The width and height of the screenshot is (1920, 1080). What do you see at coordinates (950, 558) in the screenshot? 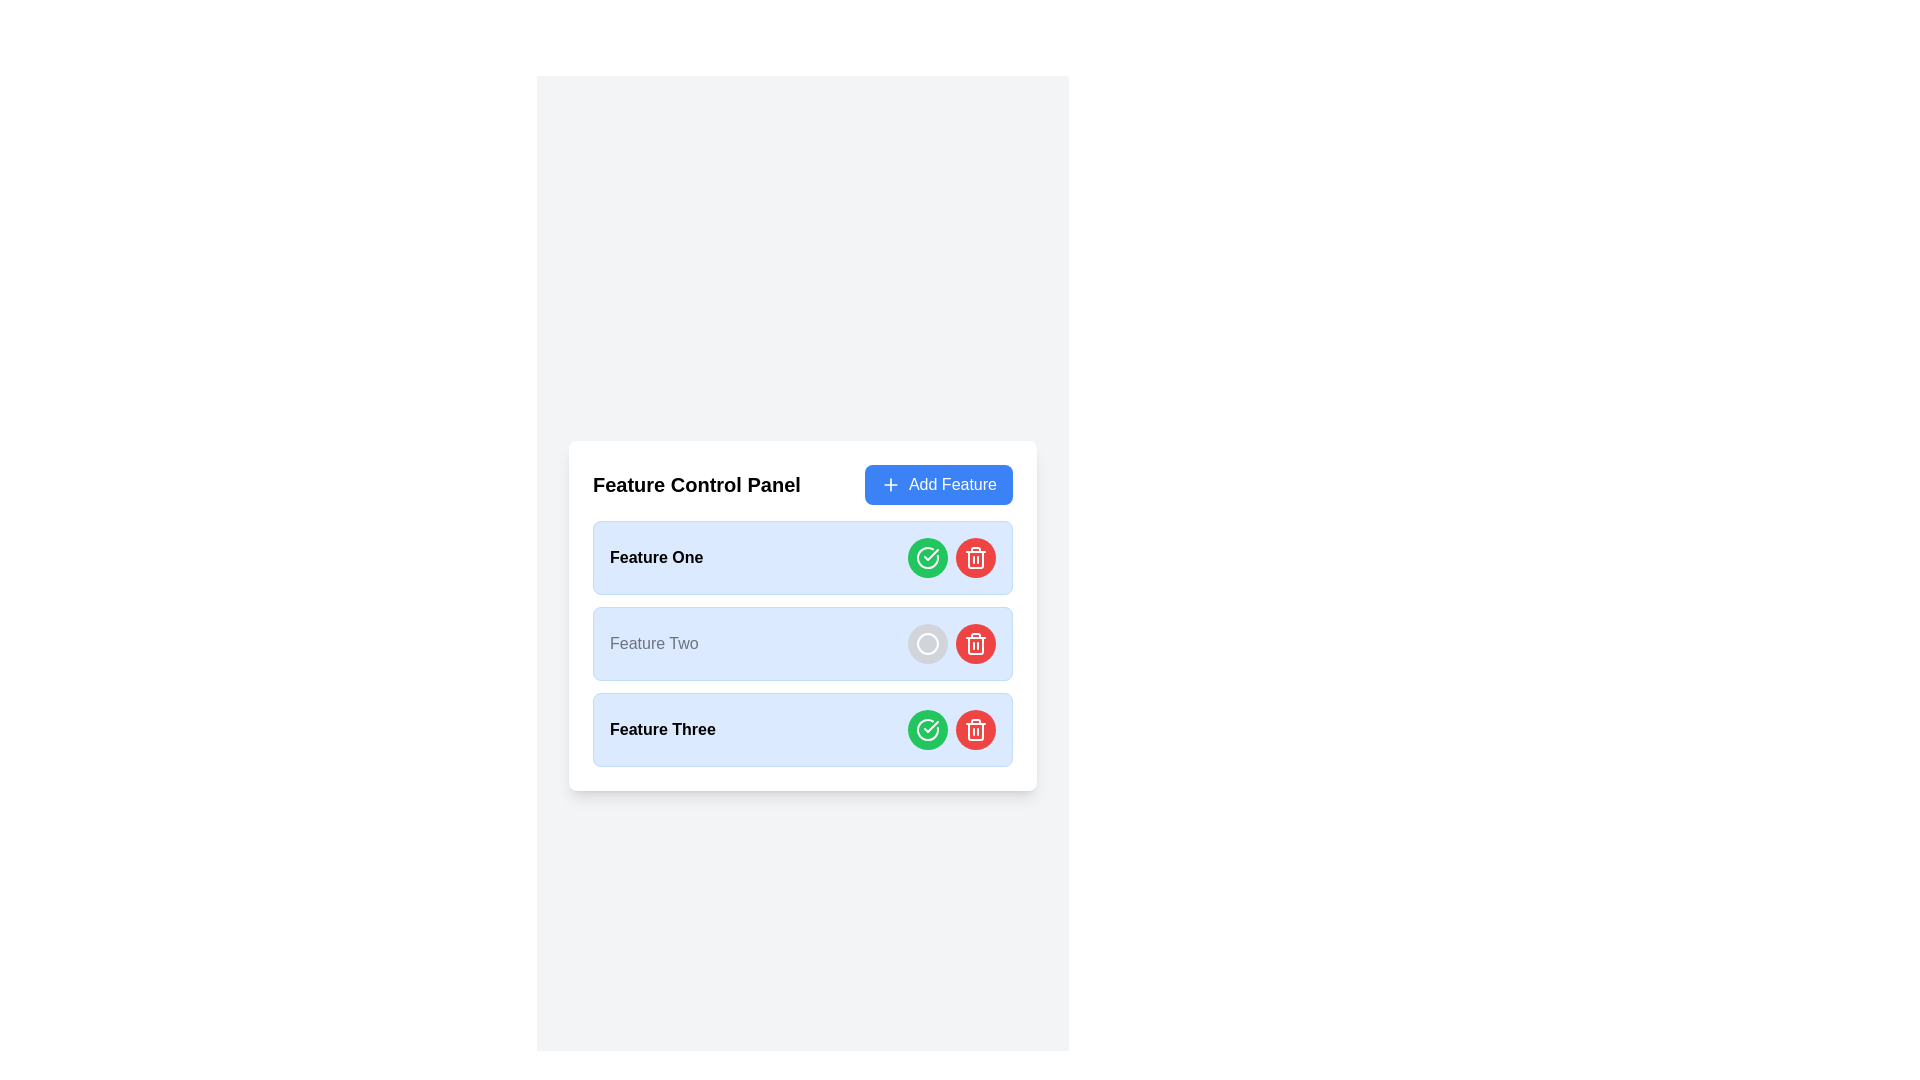
I see `the green circular button with a check icon located in the rightmost segment of the 'Feature One' row to confirm or activate the feature` at bounding box center [950, 558].